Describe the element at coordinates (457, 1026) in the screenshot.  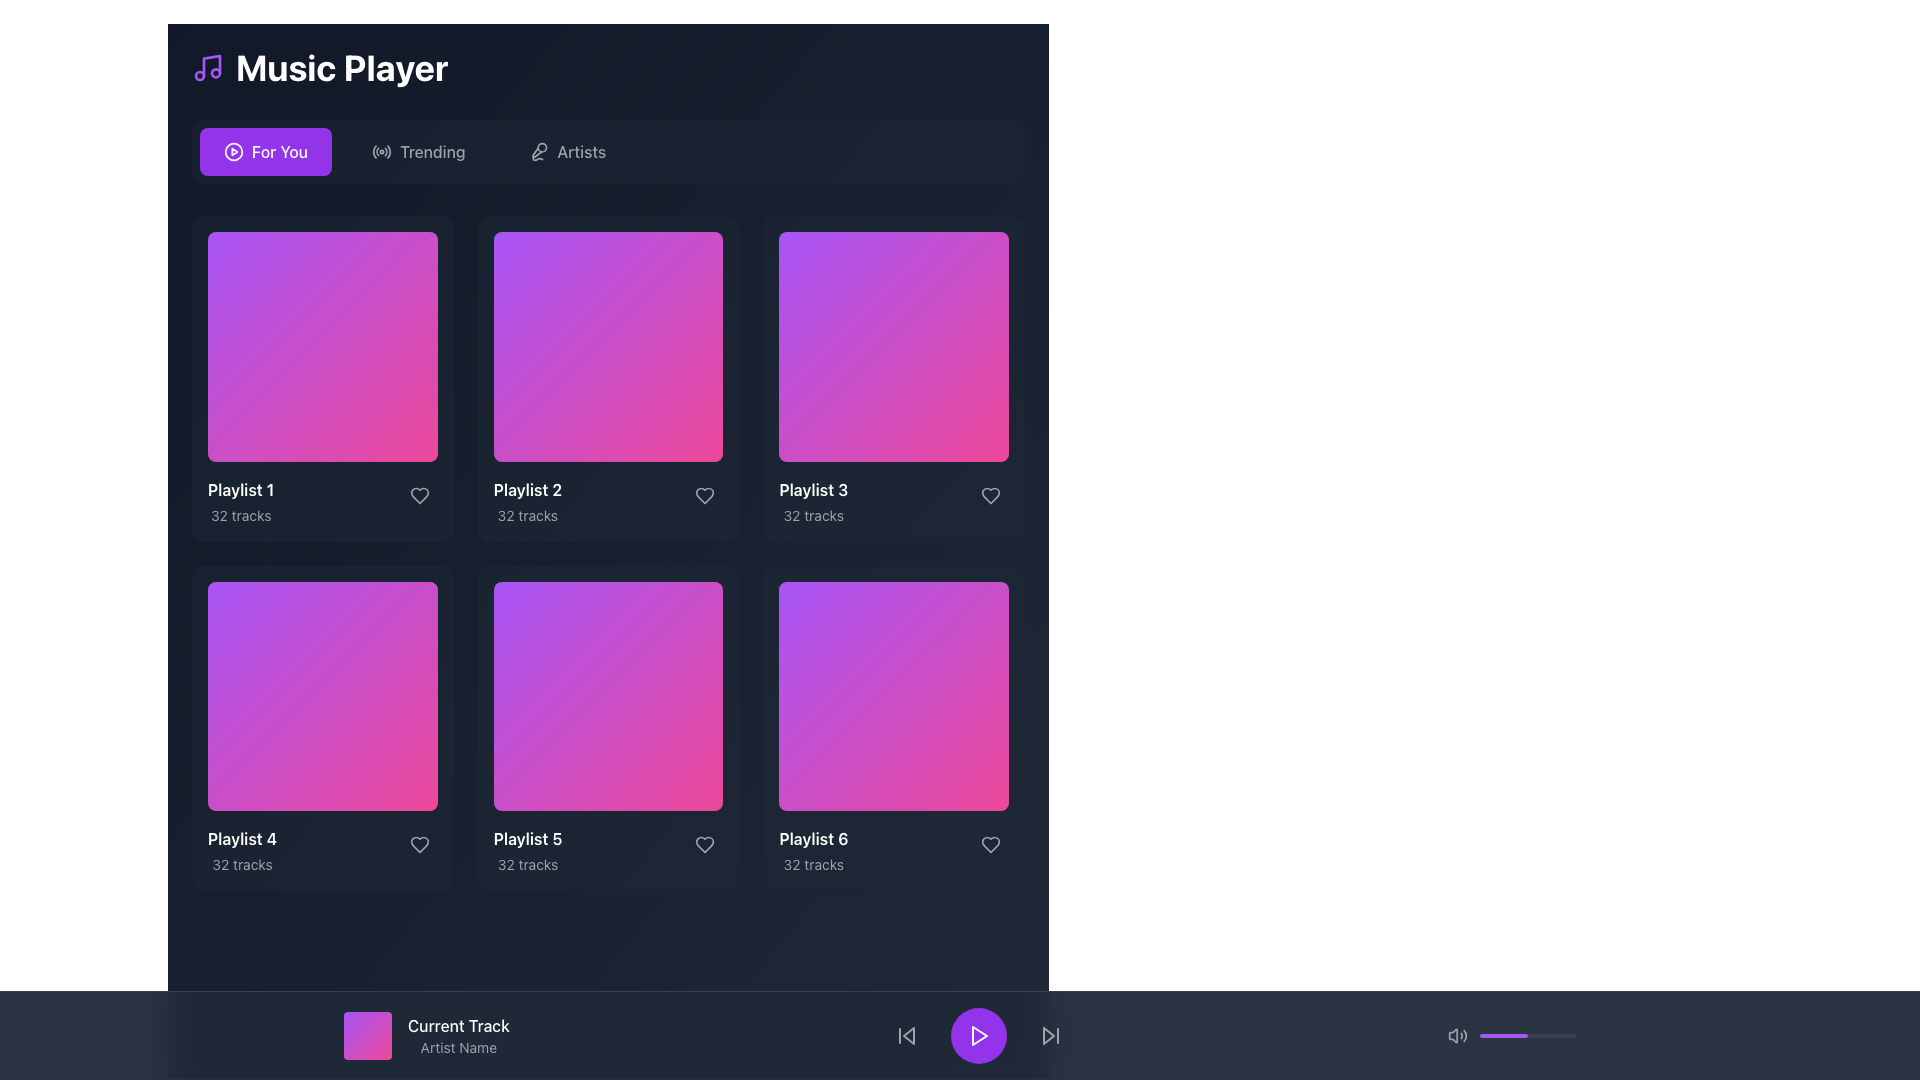
I see `'Current Track' text label, which is displayed in white, bold font at the bottom of the interface, next to a thumbnail icon and above the 'Artist Name.'` at that location.